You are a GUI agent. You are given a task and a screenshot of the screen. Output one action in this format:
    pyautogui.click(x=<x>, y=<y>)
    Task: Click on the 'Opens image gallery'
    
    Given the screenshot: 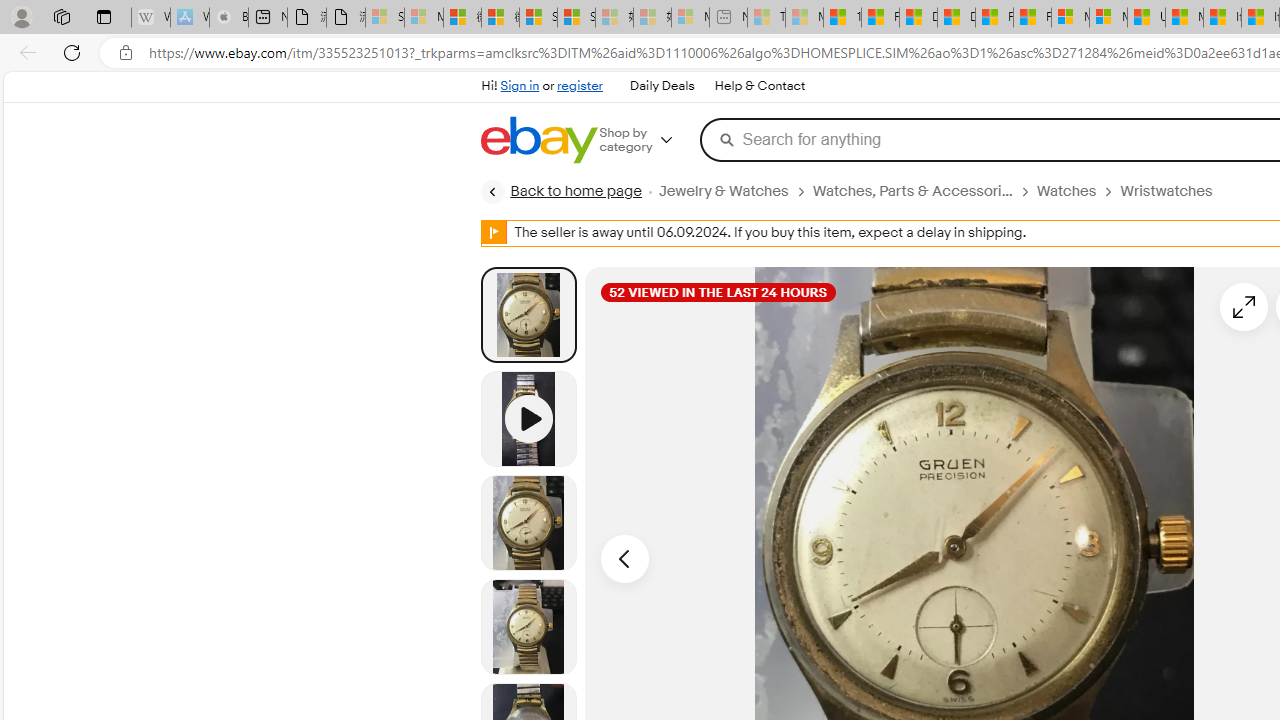 What is the action you would take?
    pyautogui.click(x=1243, y=306)
    